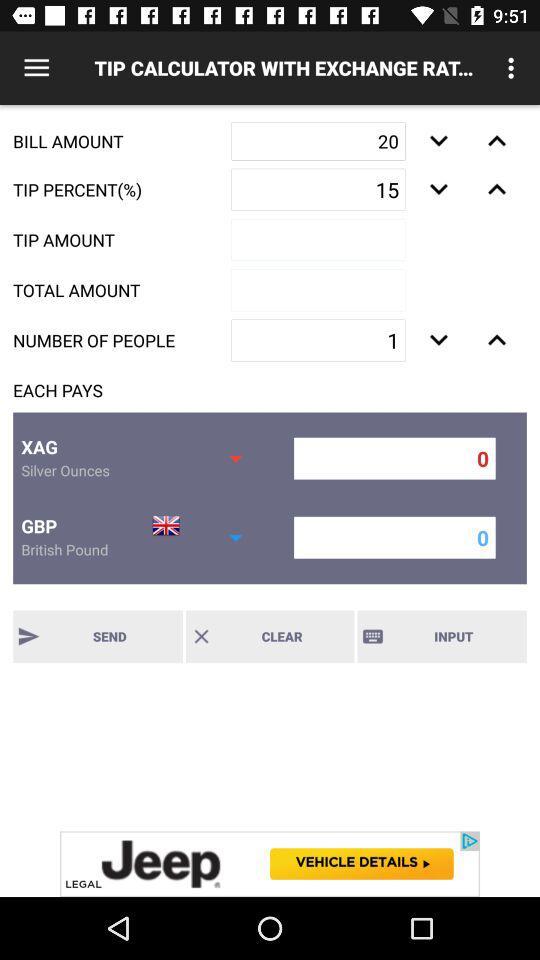 This screenshot has width=540, height=960. I want to click on lower button, so click(437, 189).